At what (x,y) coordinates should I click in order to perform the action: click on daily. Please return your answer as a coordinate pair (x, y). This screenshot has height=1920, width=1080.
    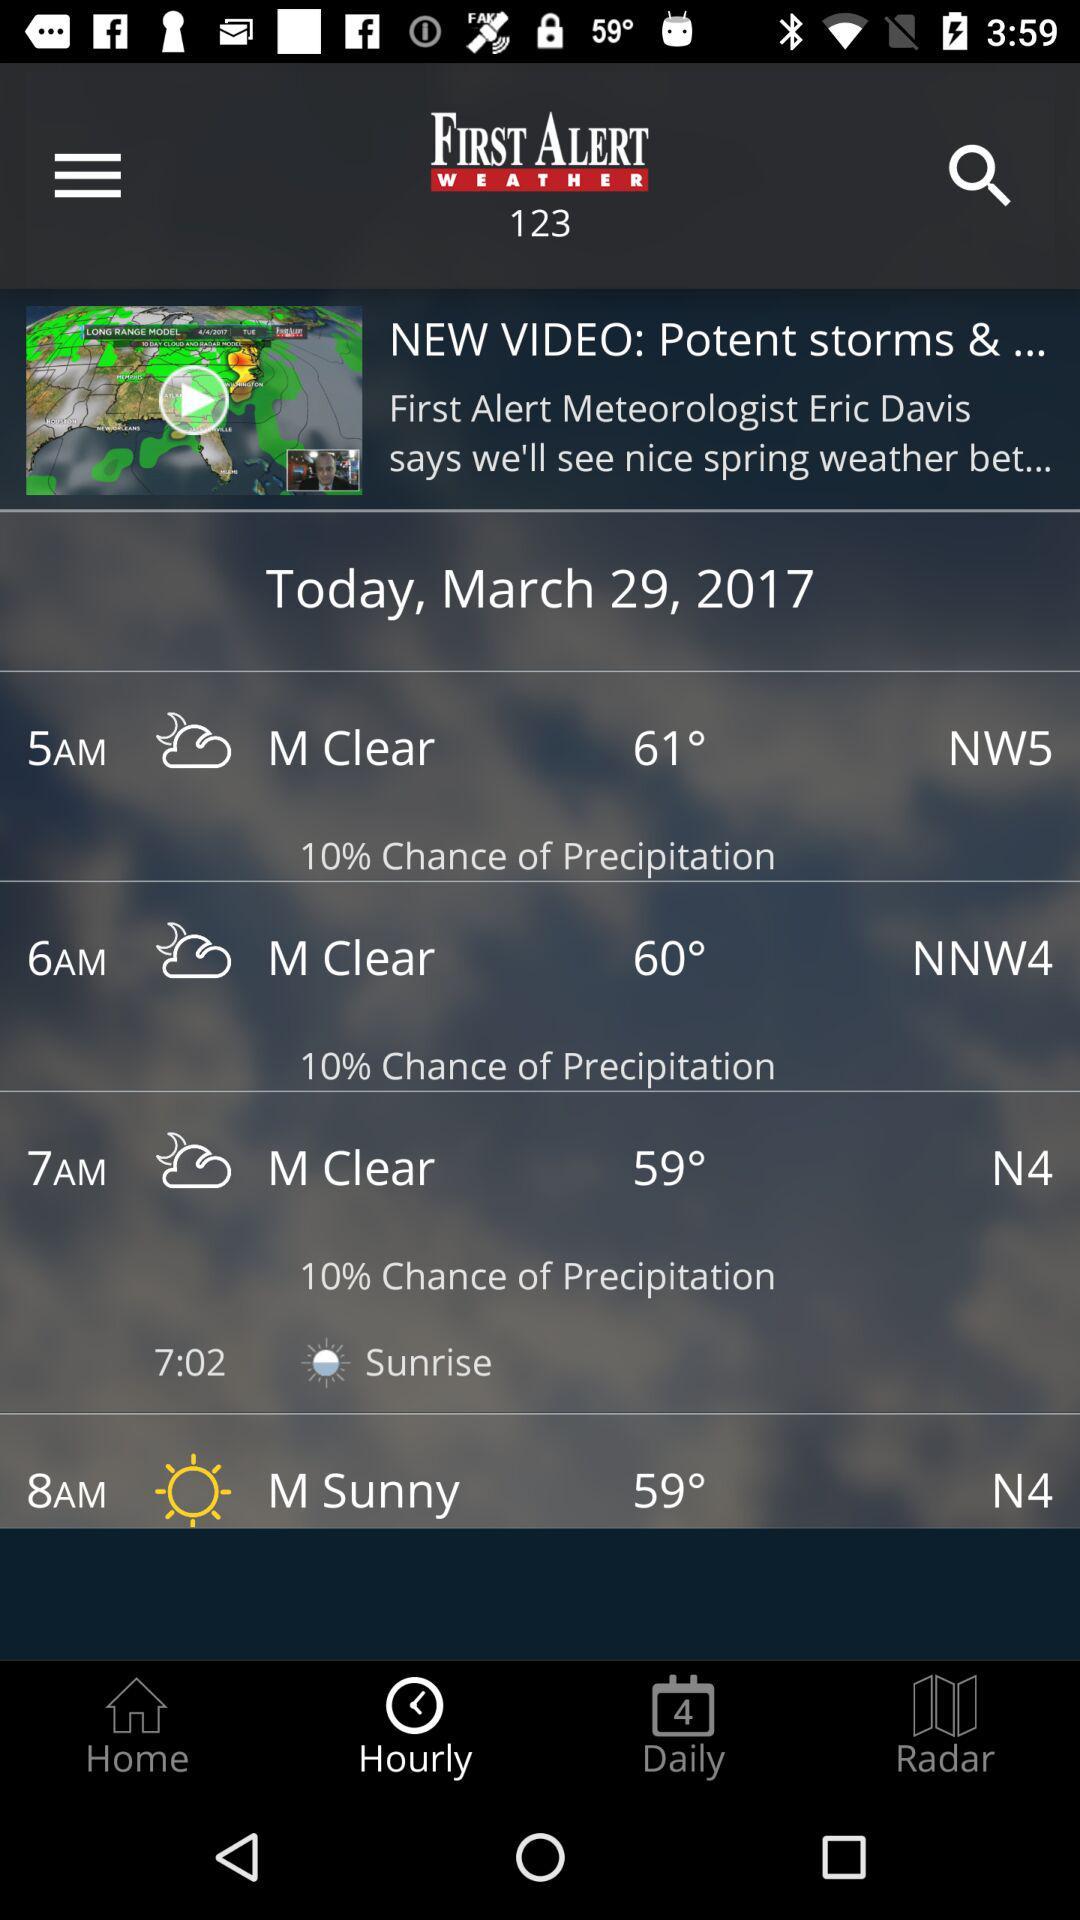
    Looking at the image, I should click on (682, 1726).